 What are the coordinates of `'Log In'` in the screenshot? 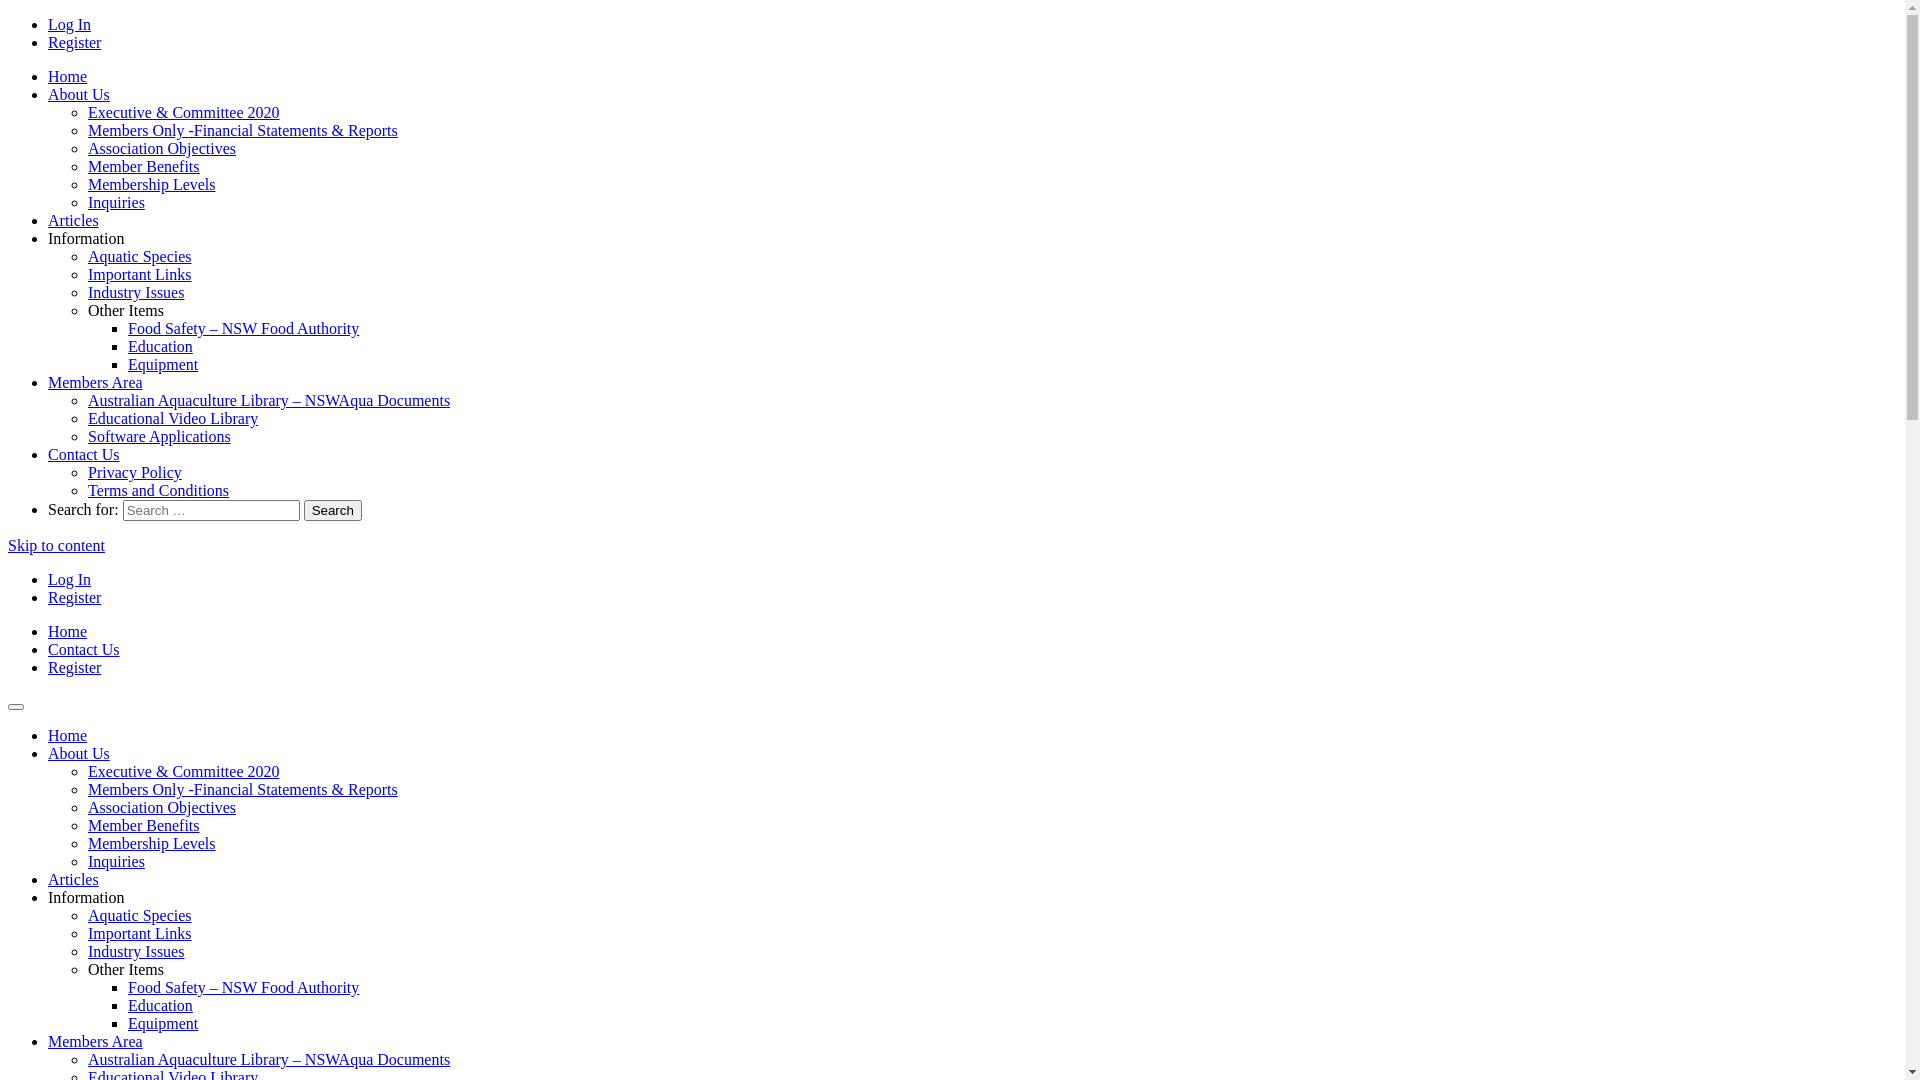 It's located at (69, 24).